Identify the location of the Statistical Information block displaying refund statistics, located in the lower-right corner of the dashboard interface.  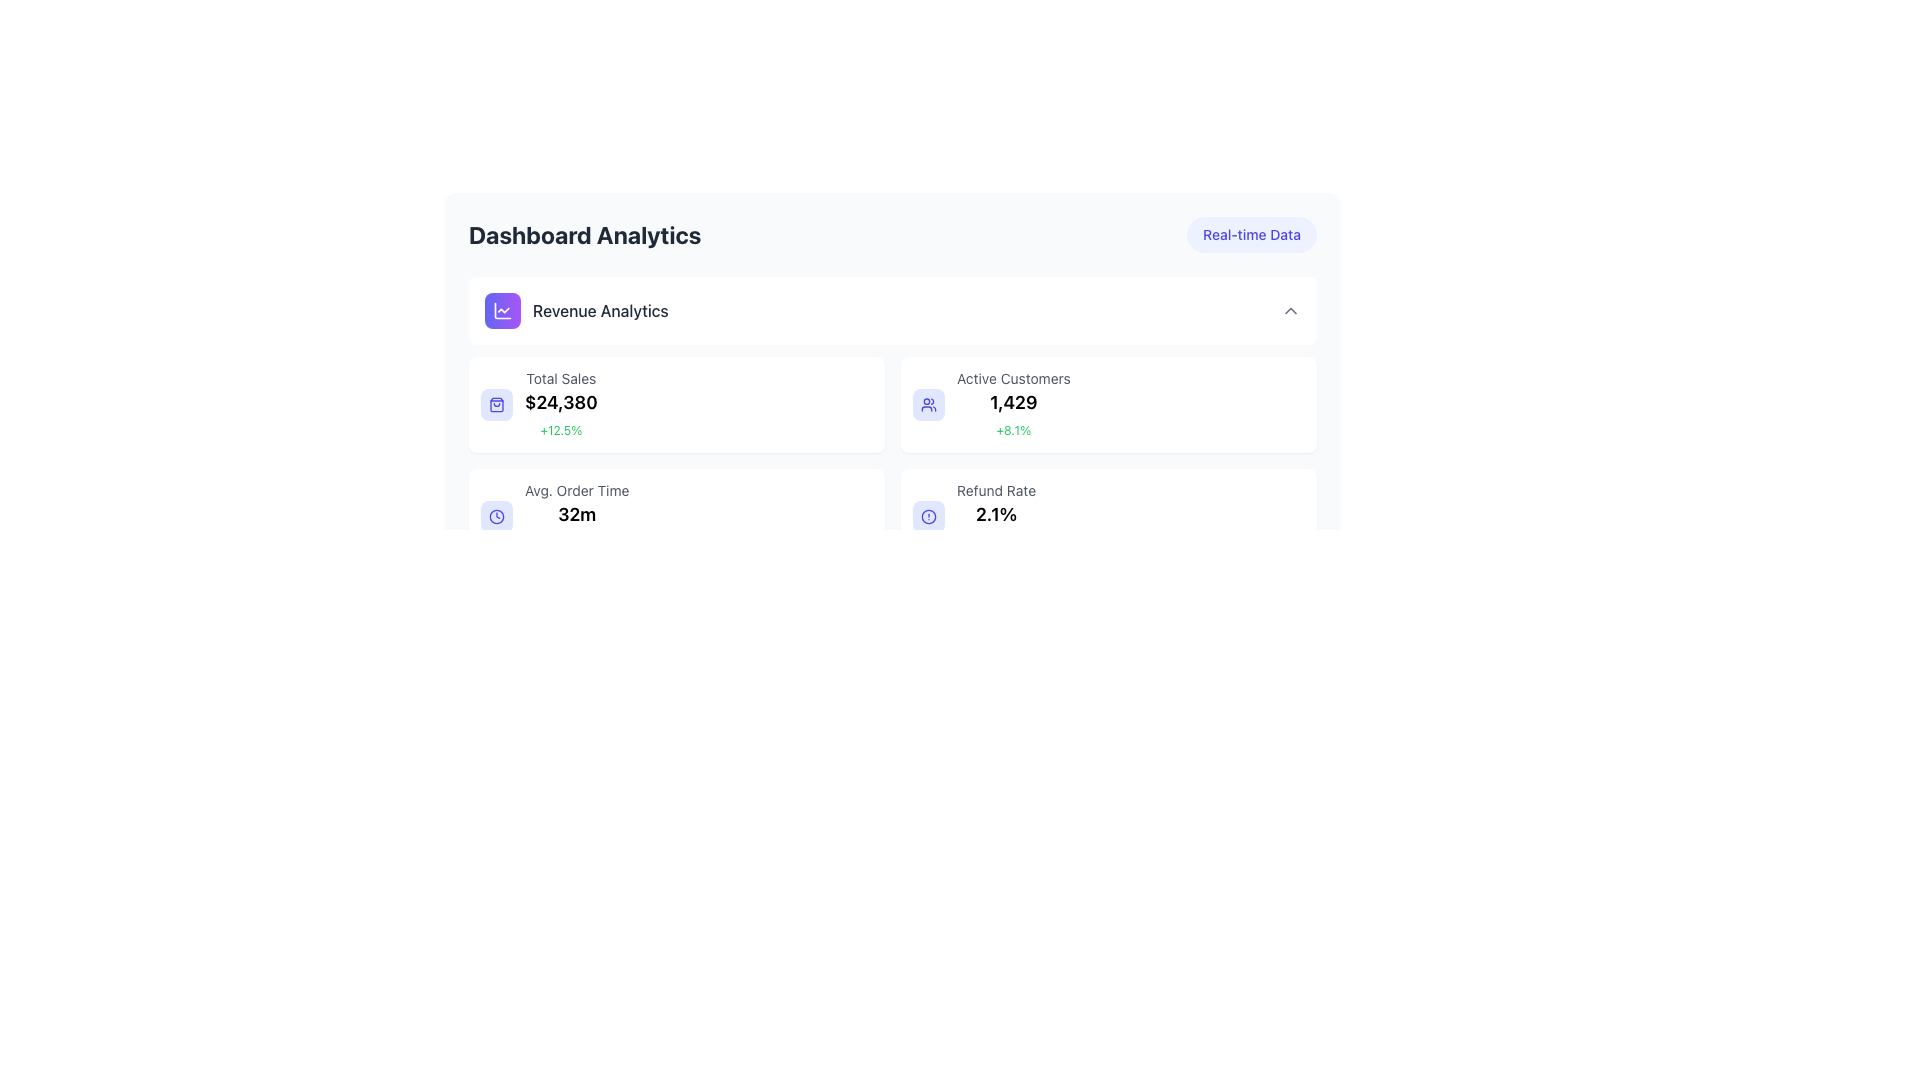
(996, 515).